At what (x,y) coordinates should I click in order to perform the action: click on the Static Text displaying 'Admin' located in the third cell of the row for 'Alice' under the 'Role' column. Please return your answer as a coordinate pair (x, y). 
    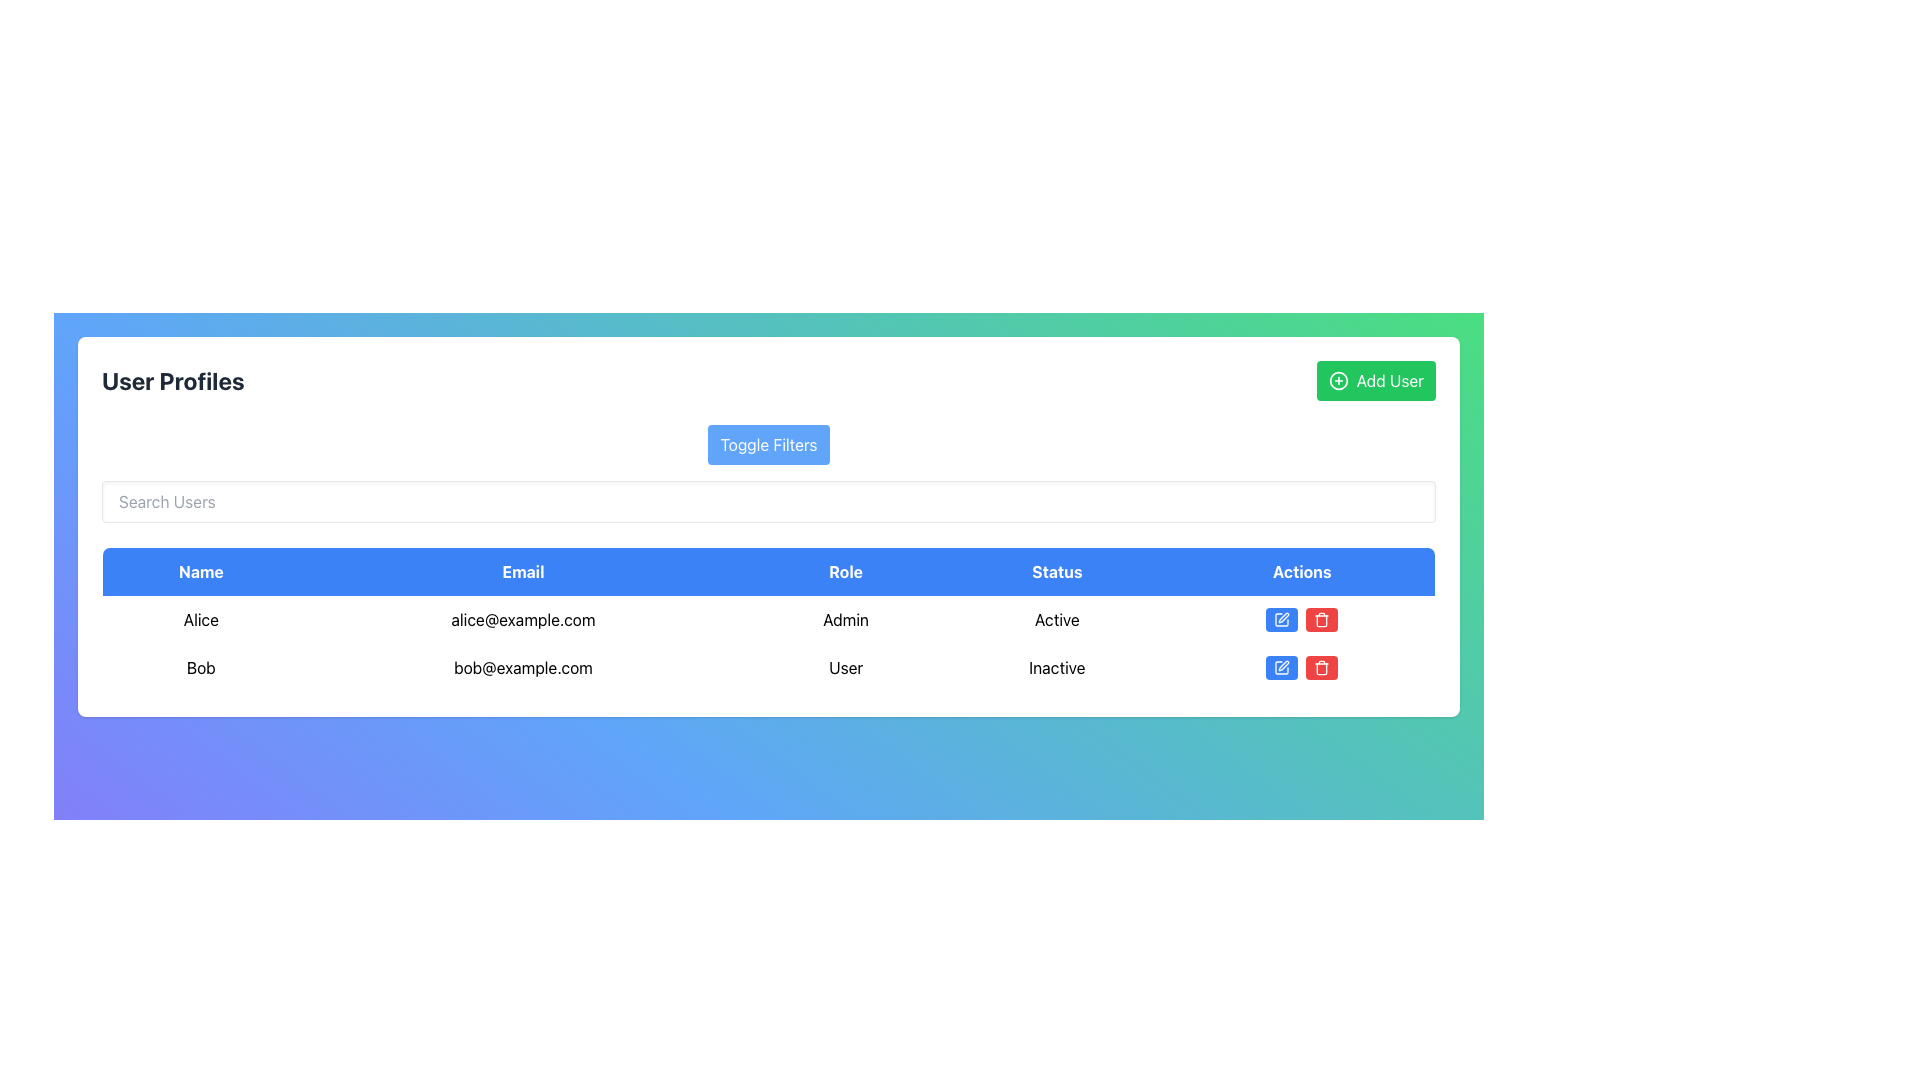
    Looking at the image, I should click on (846, 619).